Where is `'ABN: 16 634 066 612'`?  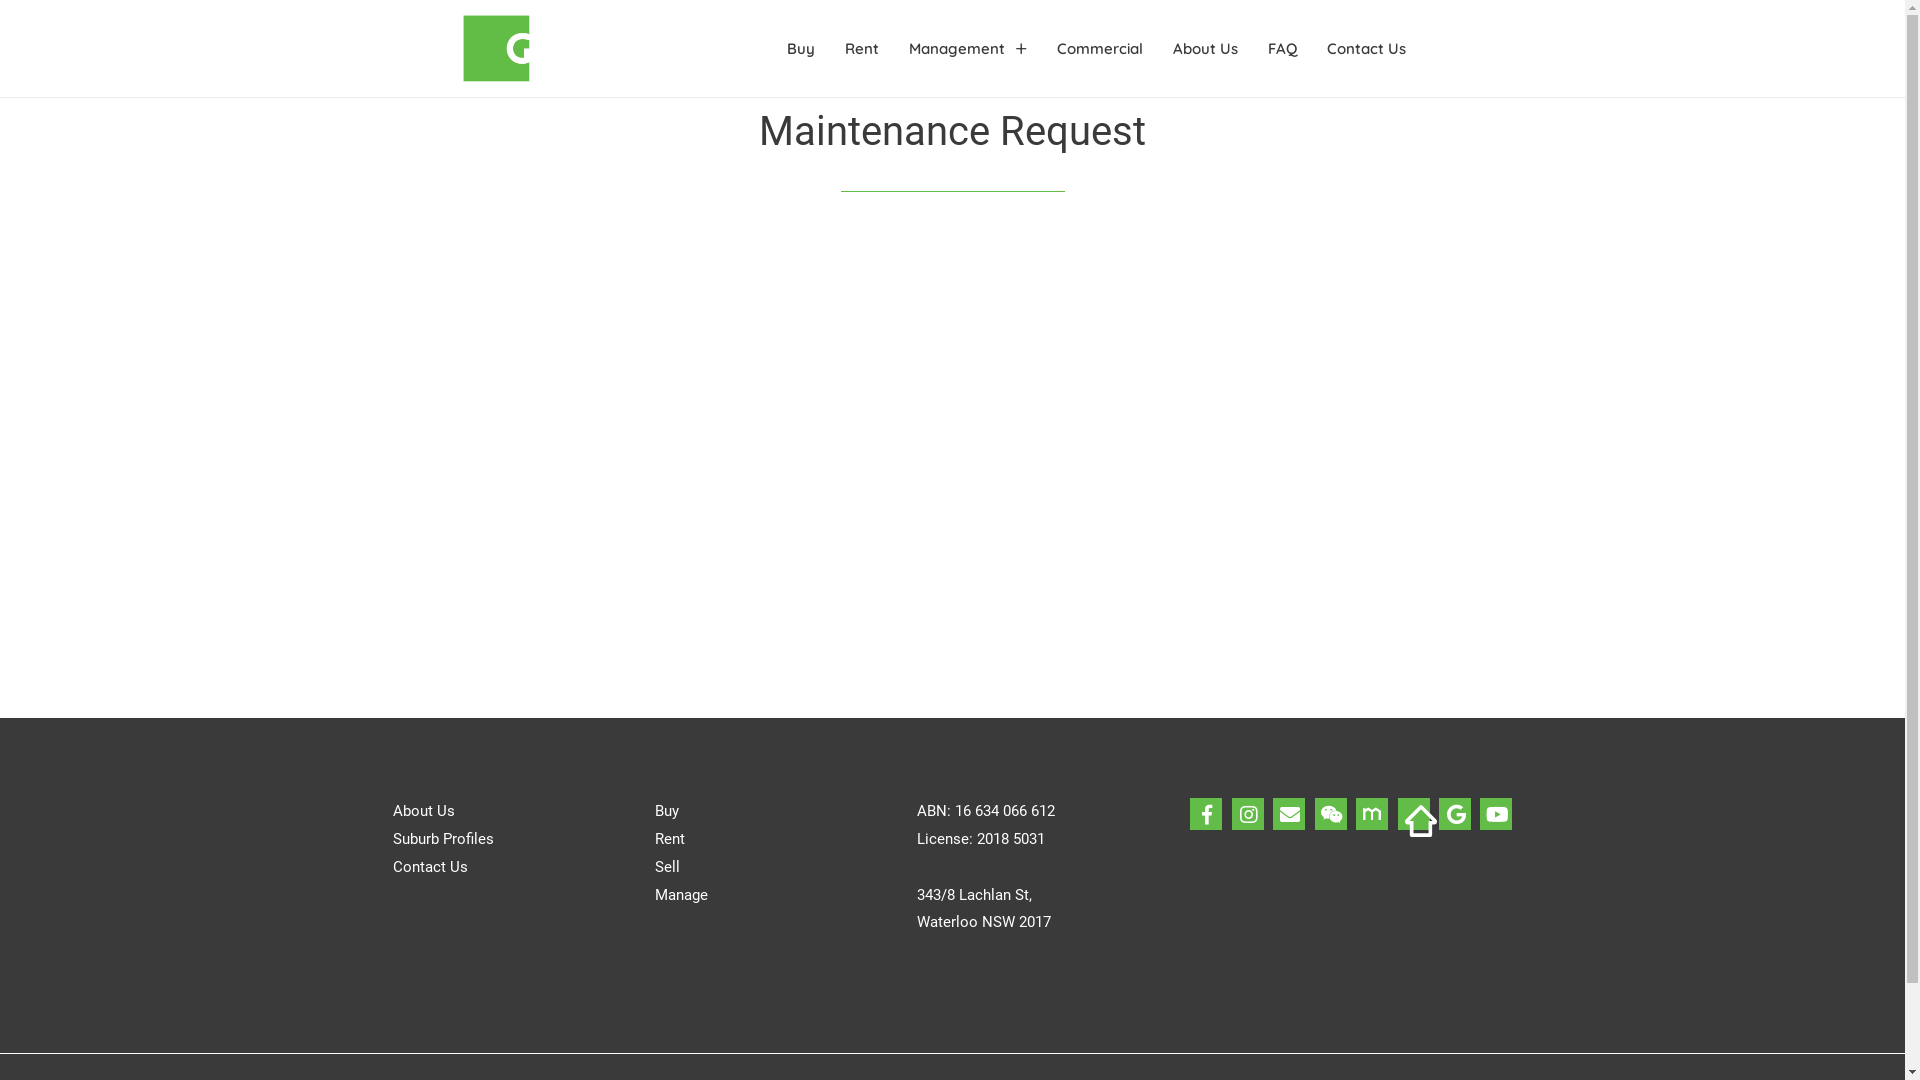
'ABN: 16 634 066 612' is located at coordinates (985, 810).